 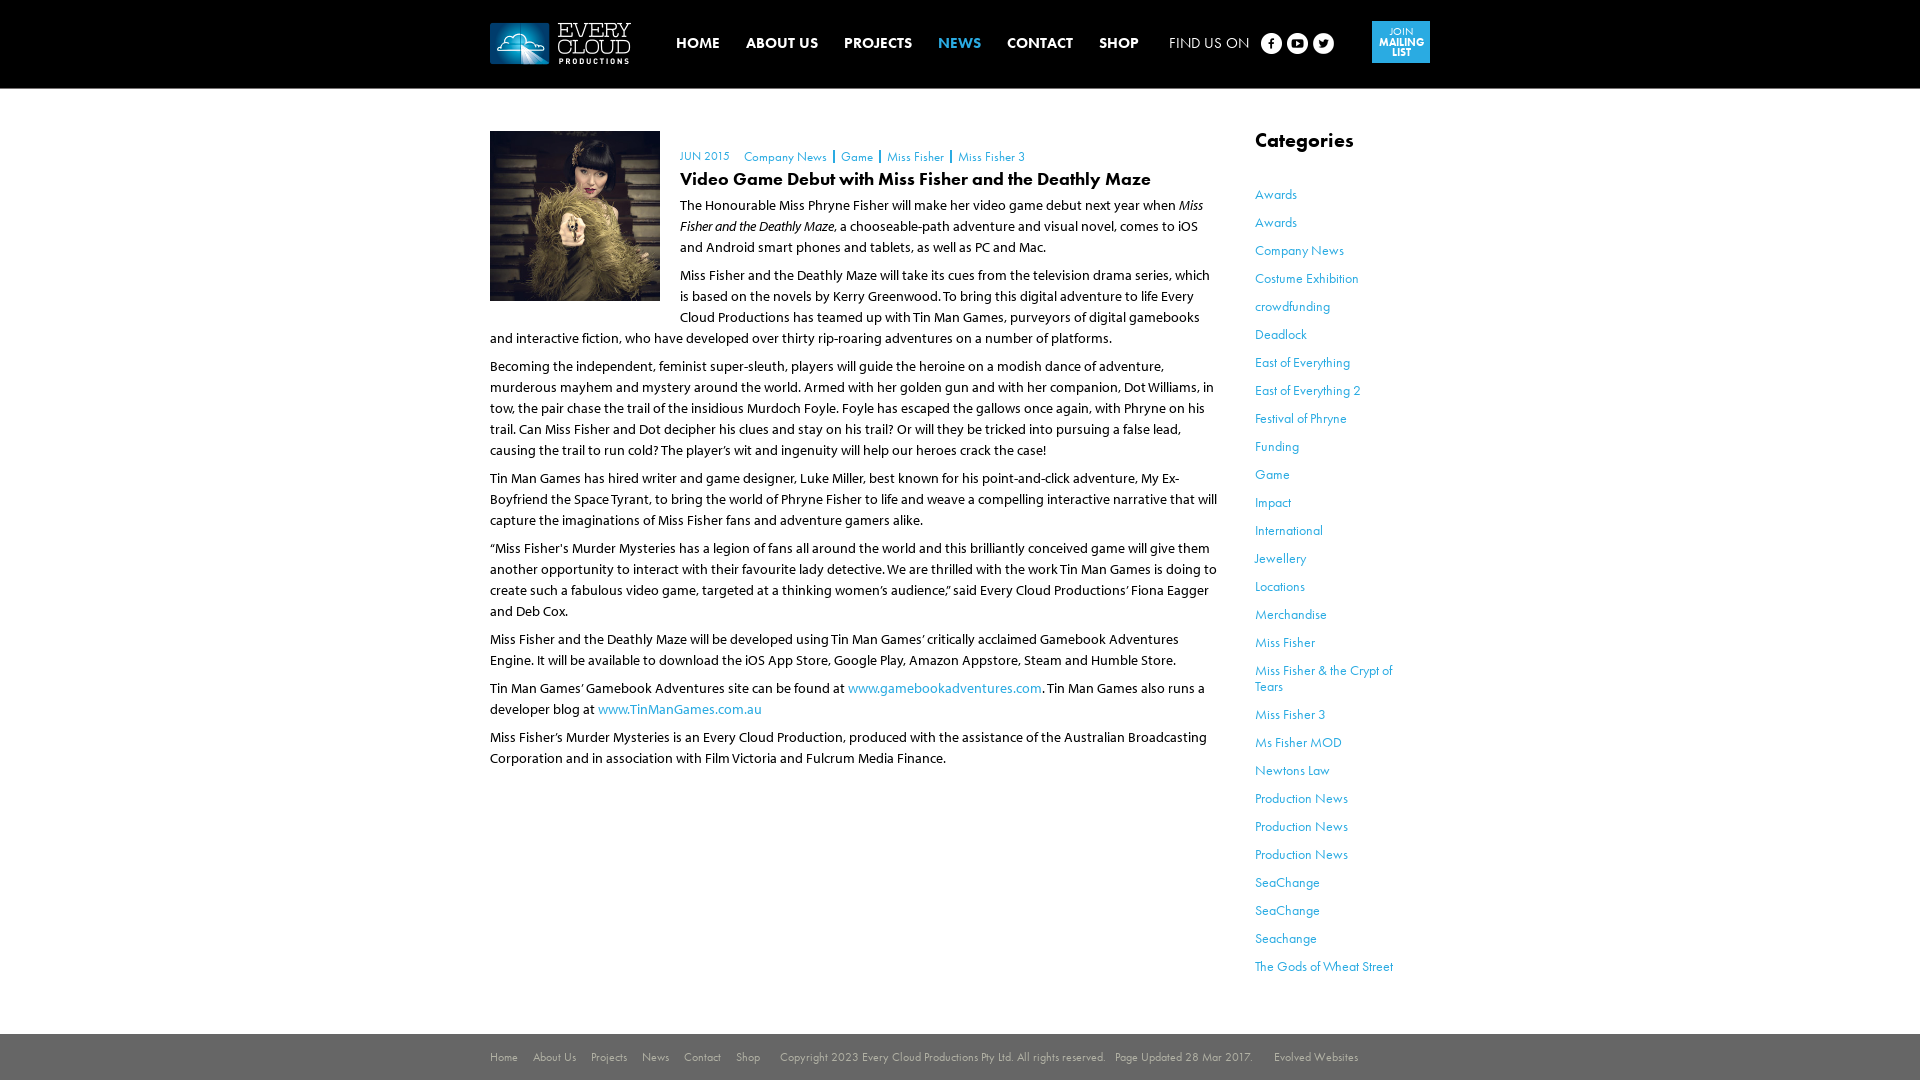 What do you see at coordinates (1306, 277) in the screenshot?
I see `'Costume Exhibition'` at bounding box center [1306, 277].